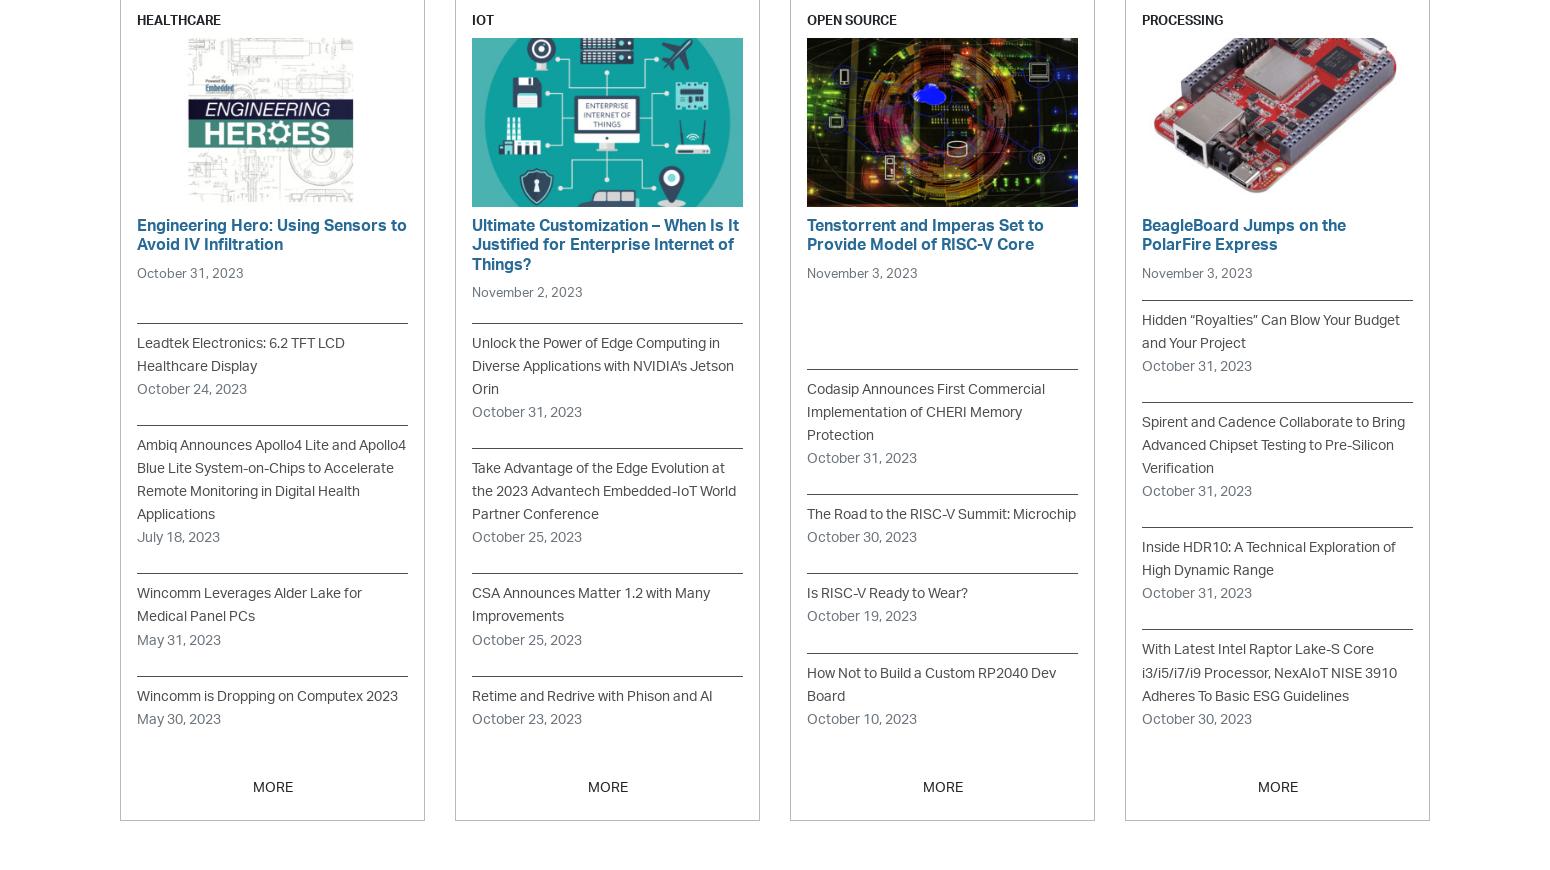 The width and height of the screenshot is (1550, 870). I want to click on 'IoT', so click(481, 19).